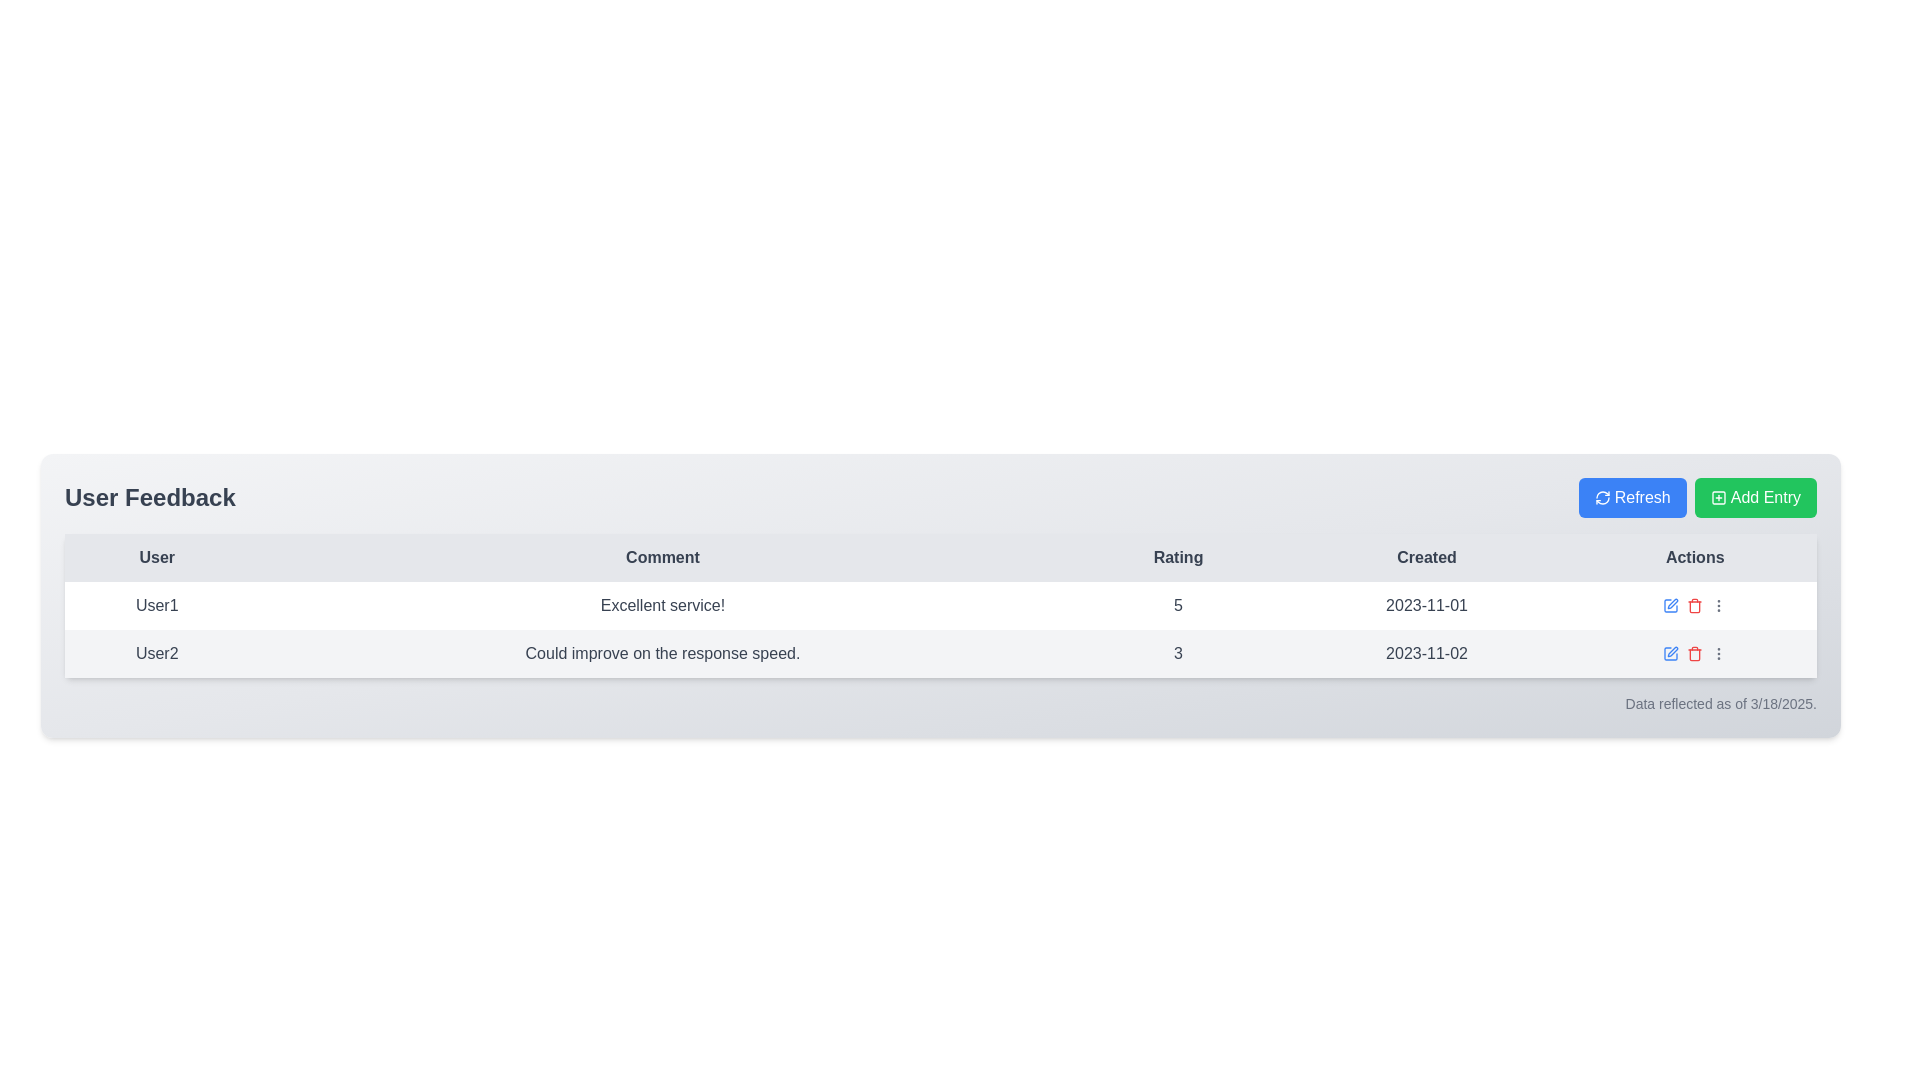 This screenshot has width=1920, height=1080. I want to click on text label displaying 'User' which is the first column header of a table, located at the top left position within the header row, so click(156, 558).